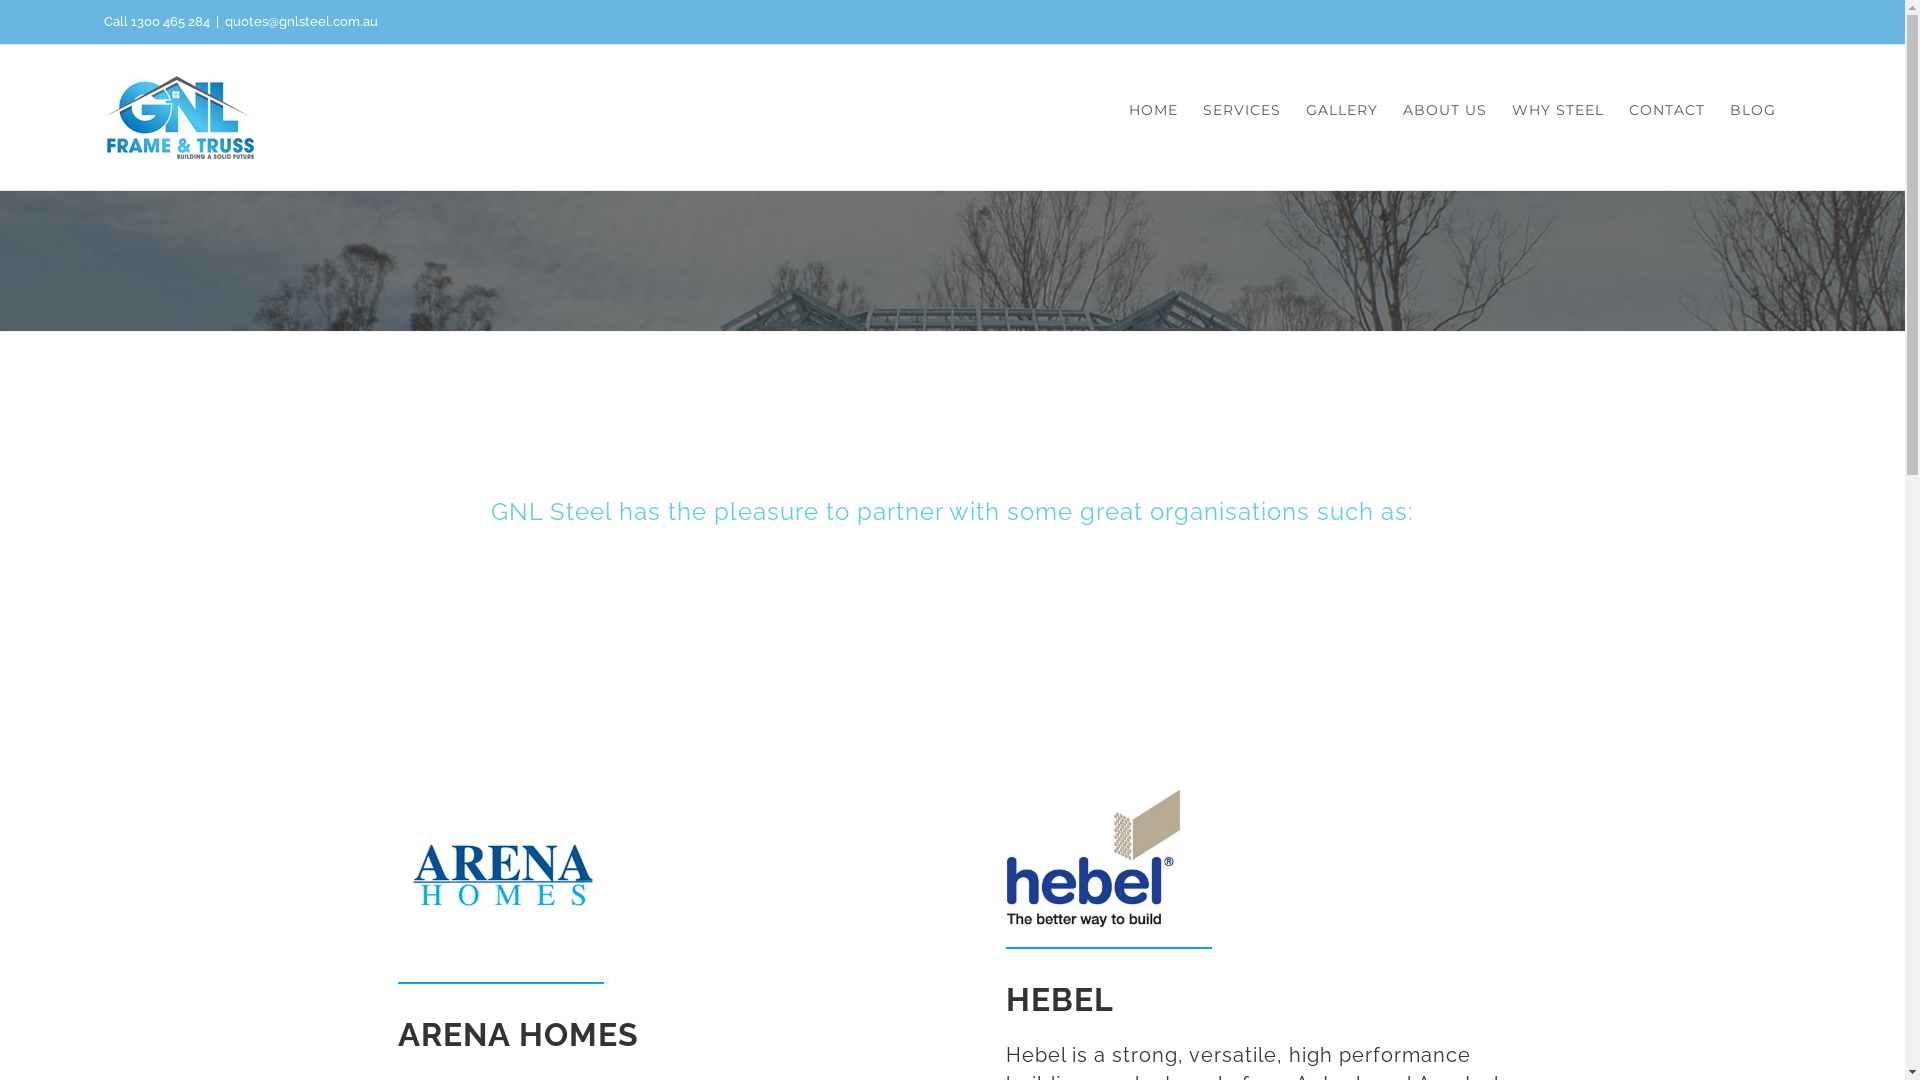 The height and width of the screenshot is (1080, 1920). What do you see at coordinates (1153, 110) in the screenshot?
I see `'HOME'` at bounding box center [1153, 110].